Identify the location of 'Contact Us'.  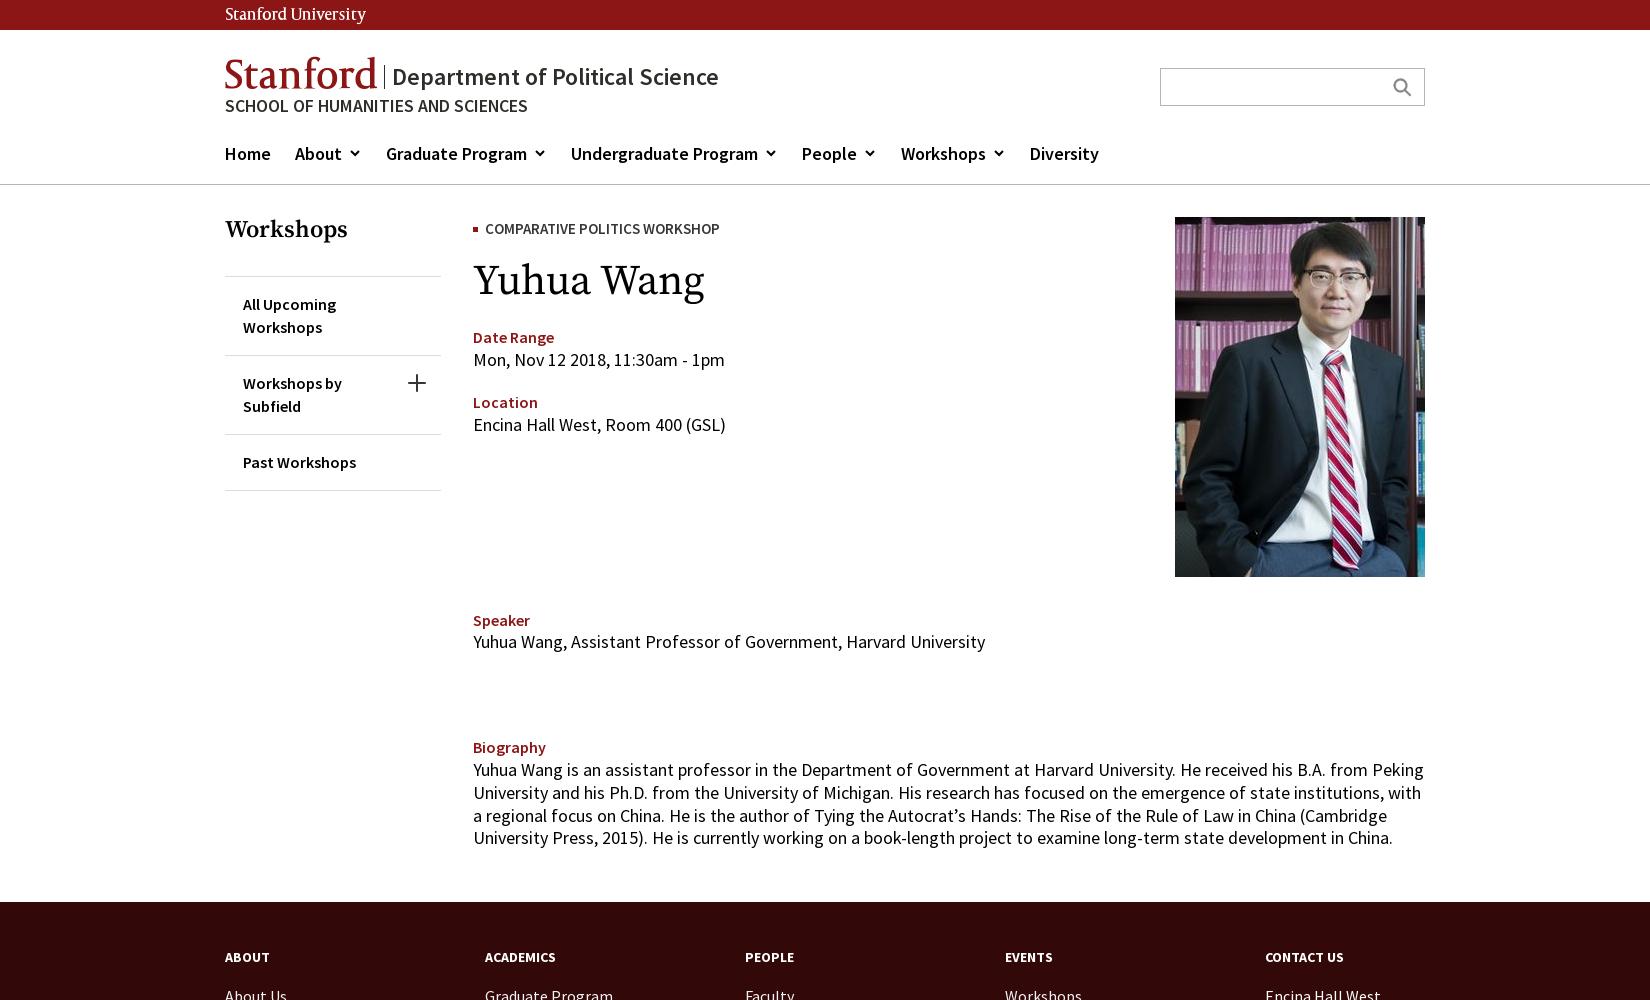
(1264, 956).